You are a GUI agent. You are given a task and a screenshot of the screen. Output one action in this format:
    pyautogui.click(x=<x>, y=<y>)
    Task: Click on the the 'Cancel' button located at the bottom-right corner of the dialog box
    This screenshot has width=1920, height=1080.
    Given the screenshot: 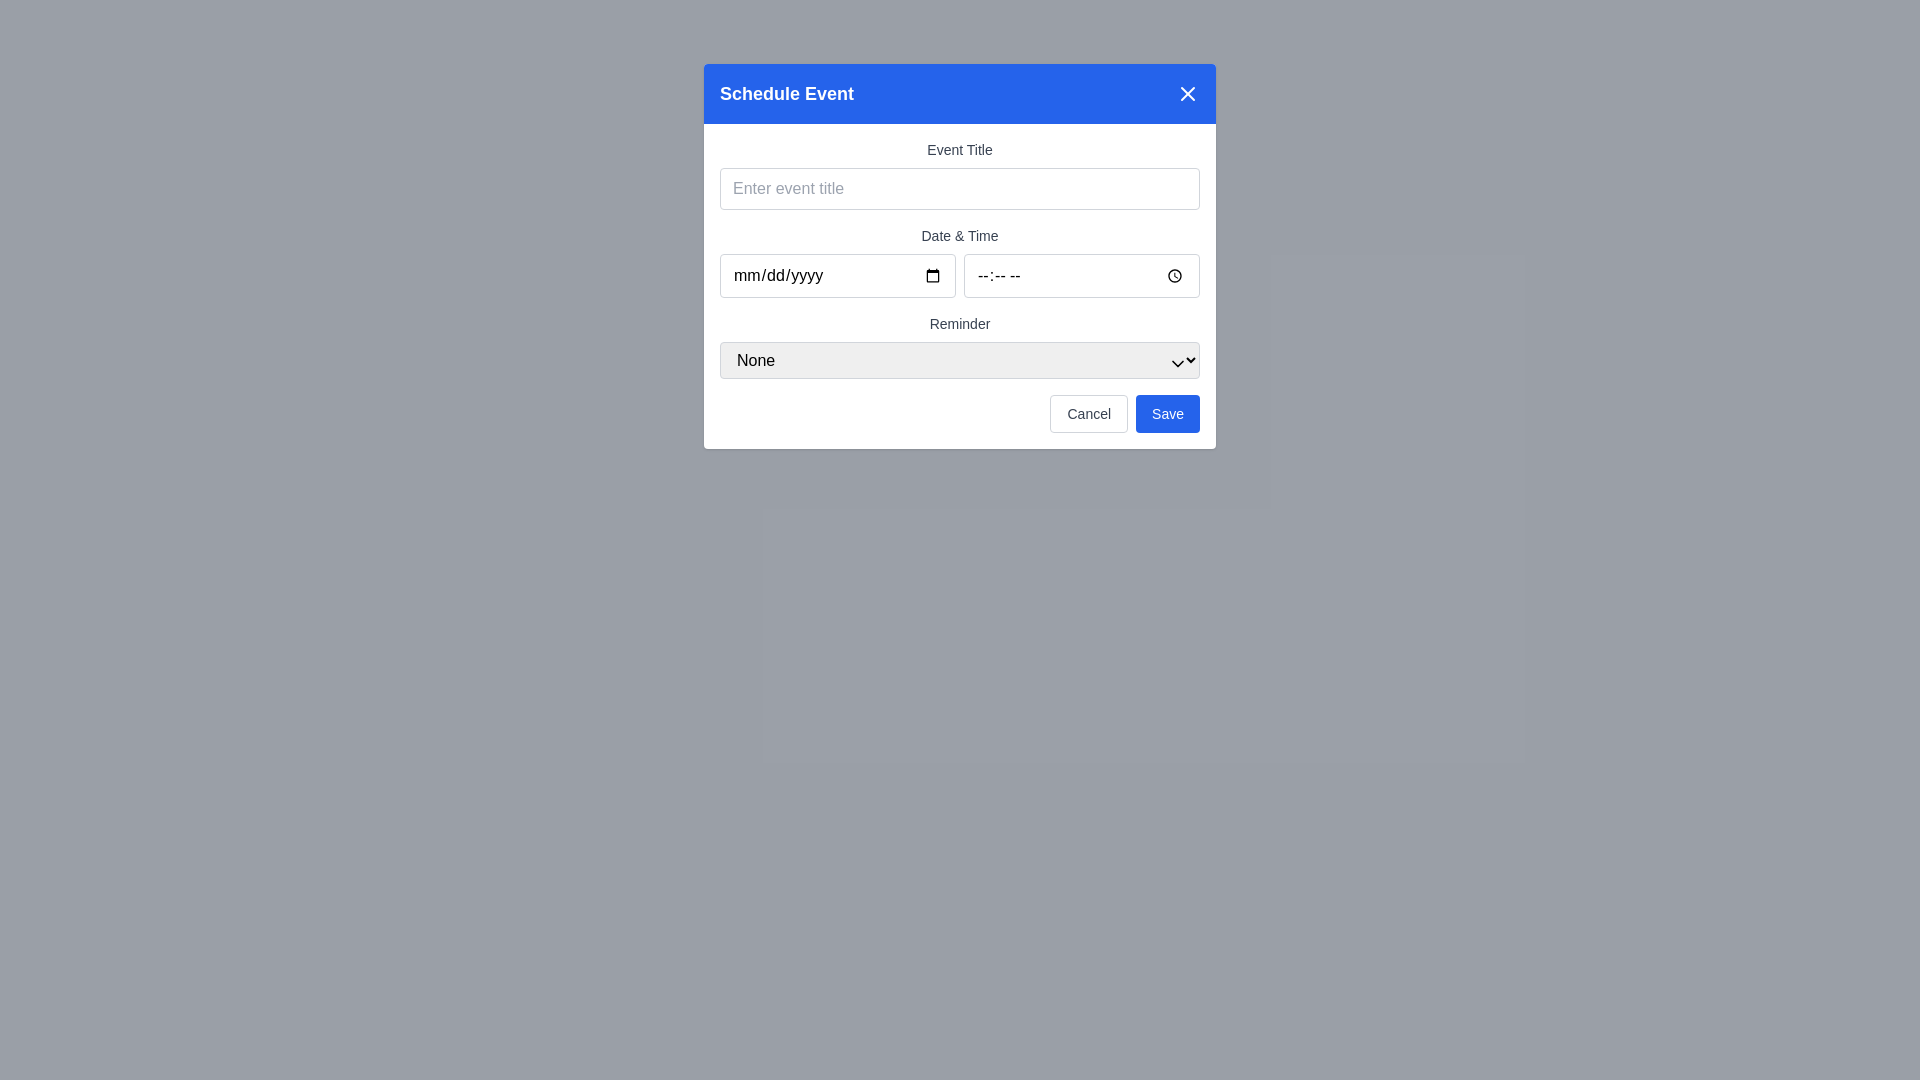 What is the action you would take?
    pyautogui.click(x=1088, y=412)
    